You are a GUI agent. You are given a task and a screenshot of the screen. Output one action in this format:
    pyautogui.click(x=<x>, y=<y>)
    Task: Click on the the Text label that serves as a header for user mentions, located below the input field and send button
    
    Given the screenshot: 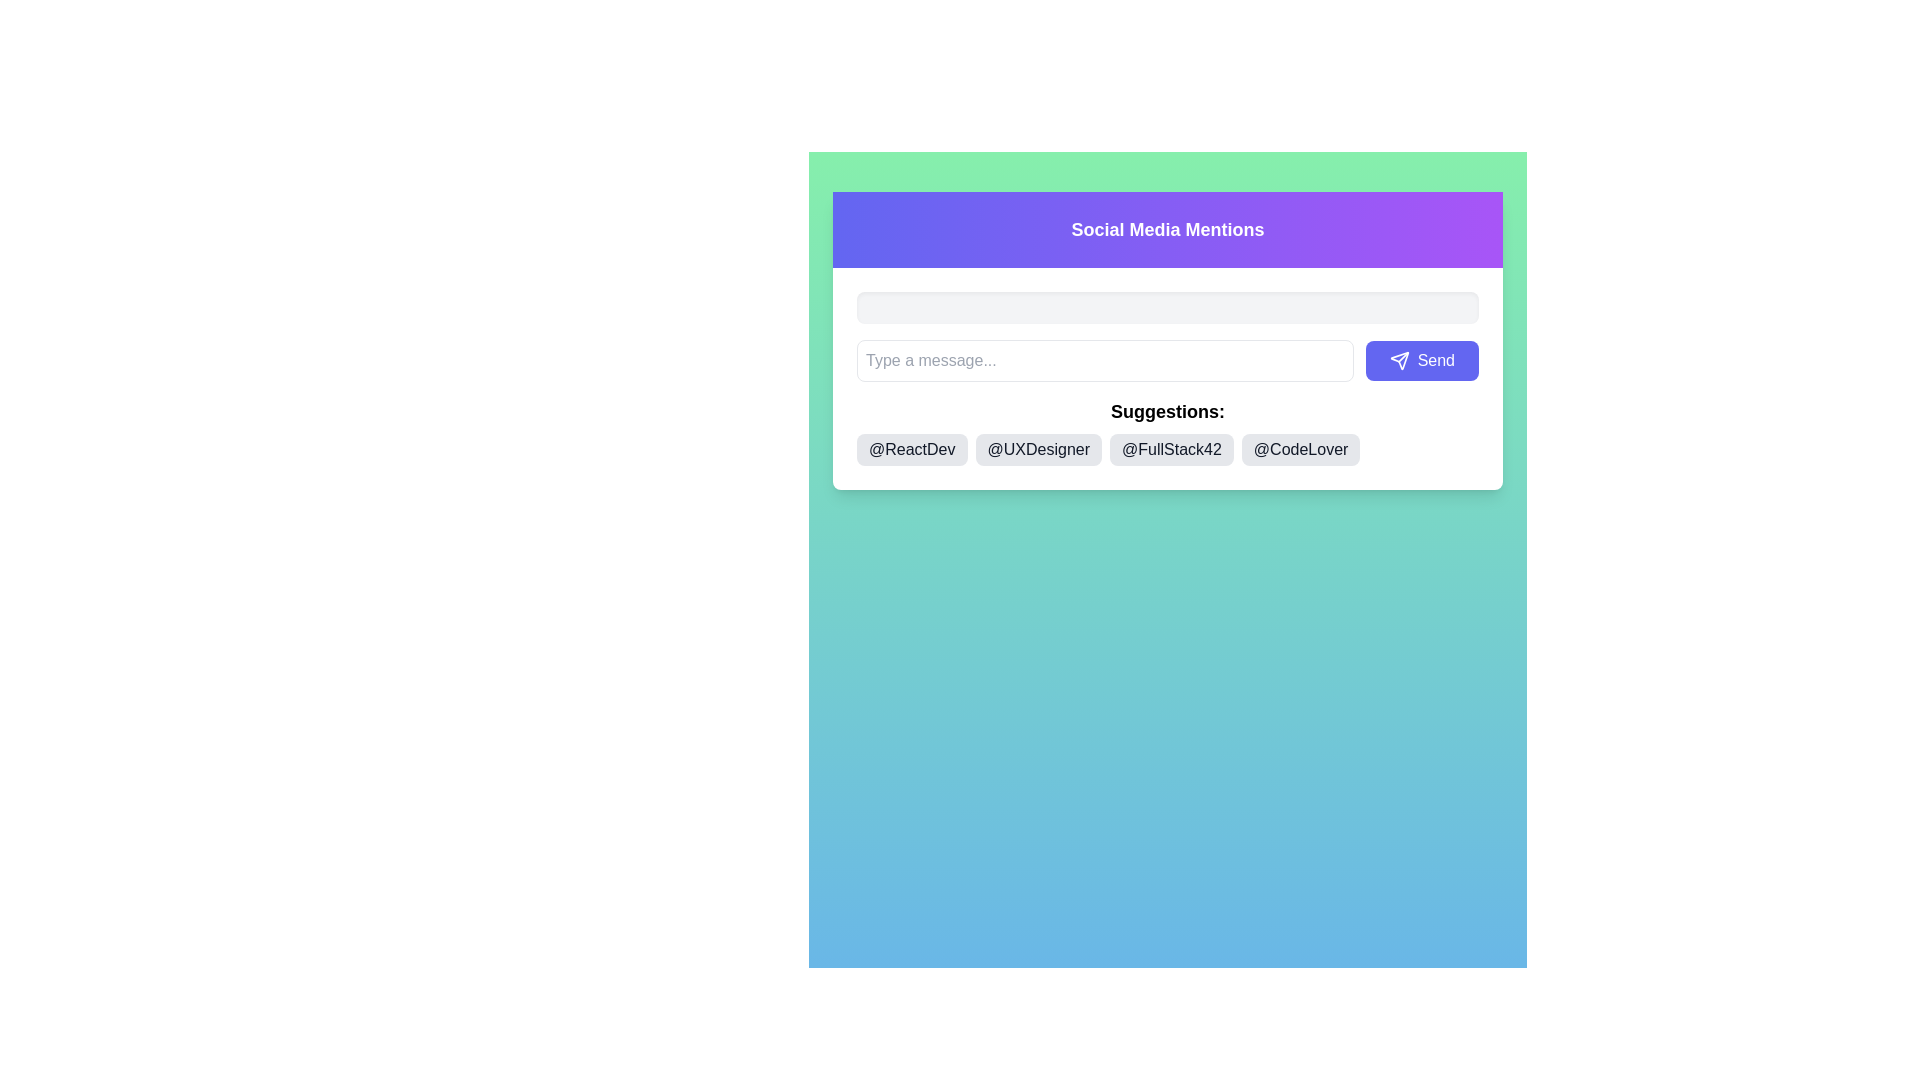 What is the action you would take?
    pyautogui.click(x=1167, y=411)
    